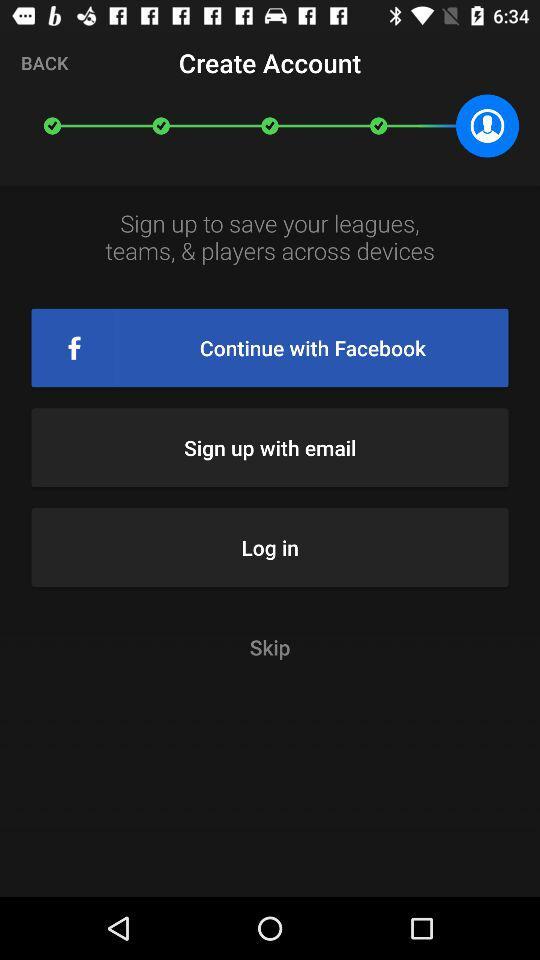 This screenshot has height=960, width=540. What do you see at coordinates (44, 62) in the screenshot?
I see `icon next to create account item` at bounding box center [44, 62].